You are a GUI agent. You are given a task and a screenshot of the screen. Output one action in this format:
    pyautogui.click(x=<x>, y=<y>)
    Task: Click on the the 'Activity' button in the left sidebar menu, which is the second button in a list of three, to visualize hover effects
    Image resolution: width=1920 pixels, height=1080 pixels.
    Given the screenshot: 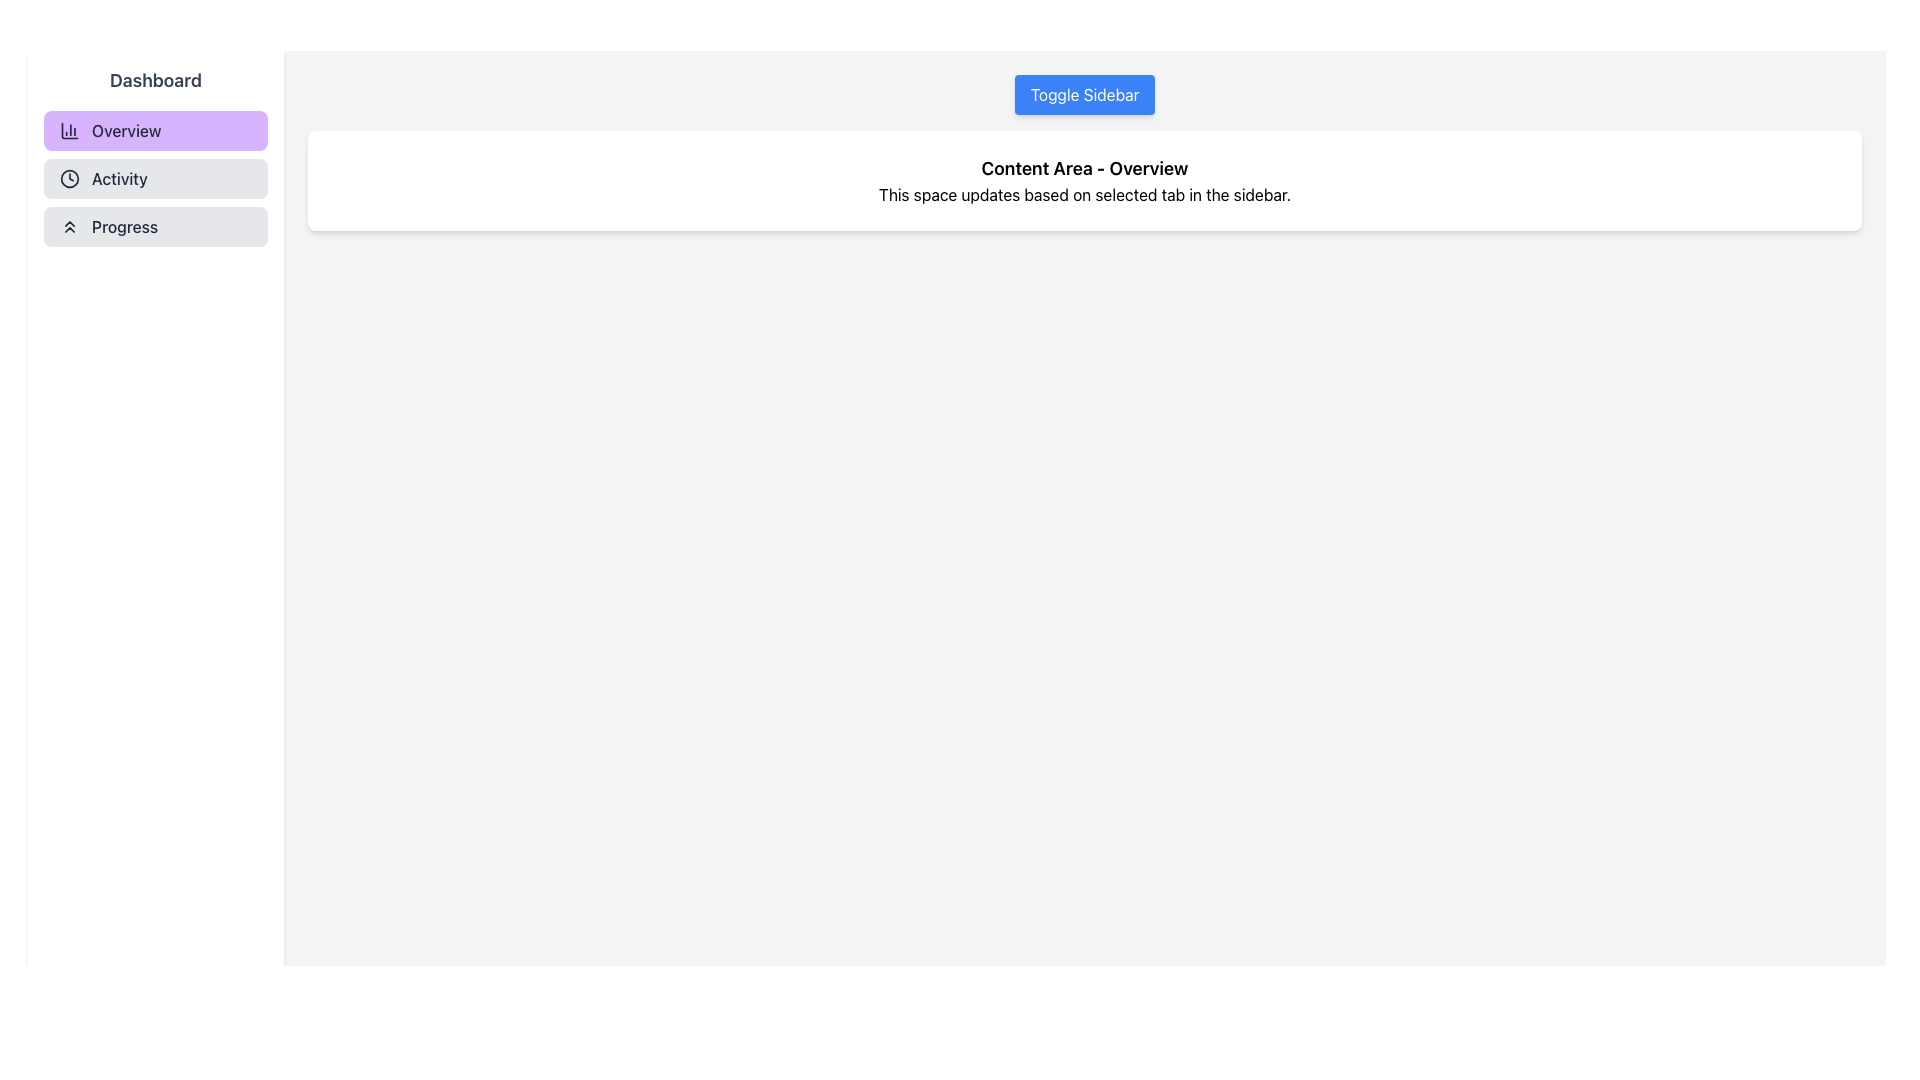 What is the action you would take?
    pyautogui.click(x=155, y=177)
    